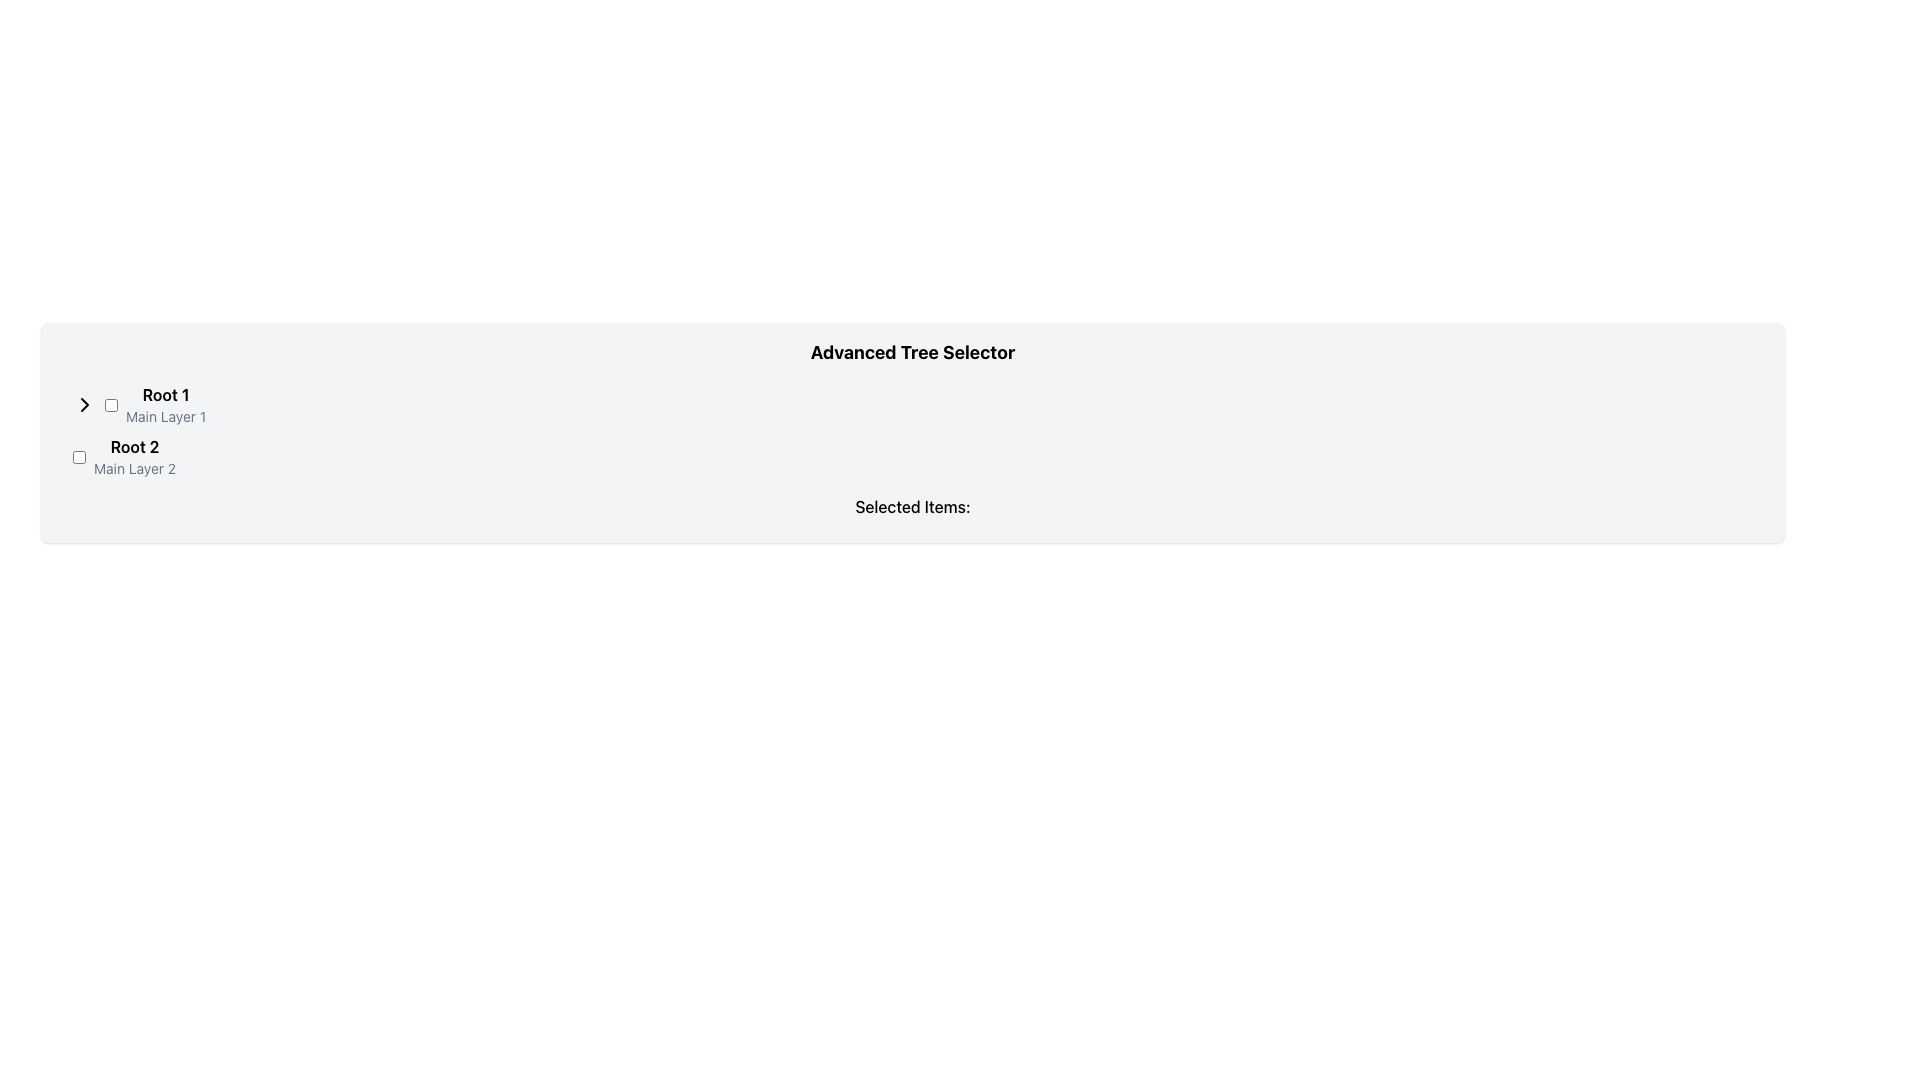  What do you see at coordinates (134, 456) in the screenshot?
I see `the Text block labeled 'Main Layer 2' which represents the subnode 'Root 2'` at bounding box center [134, 456].